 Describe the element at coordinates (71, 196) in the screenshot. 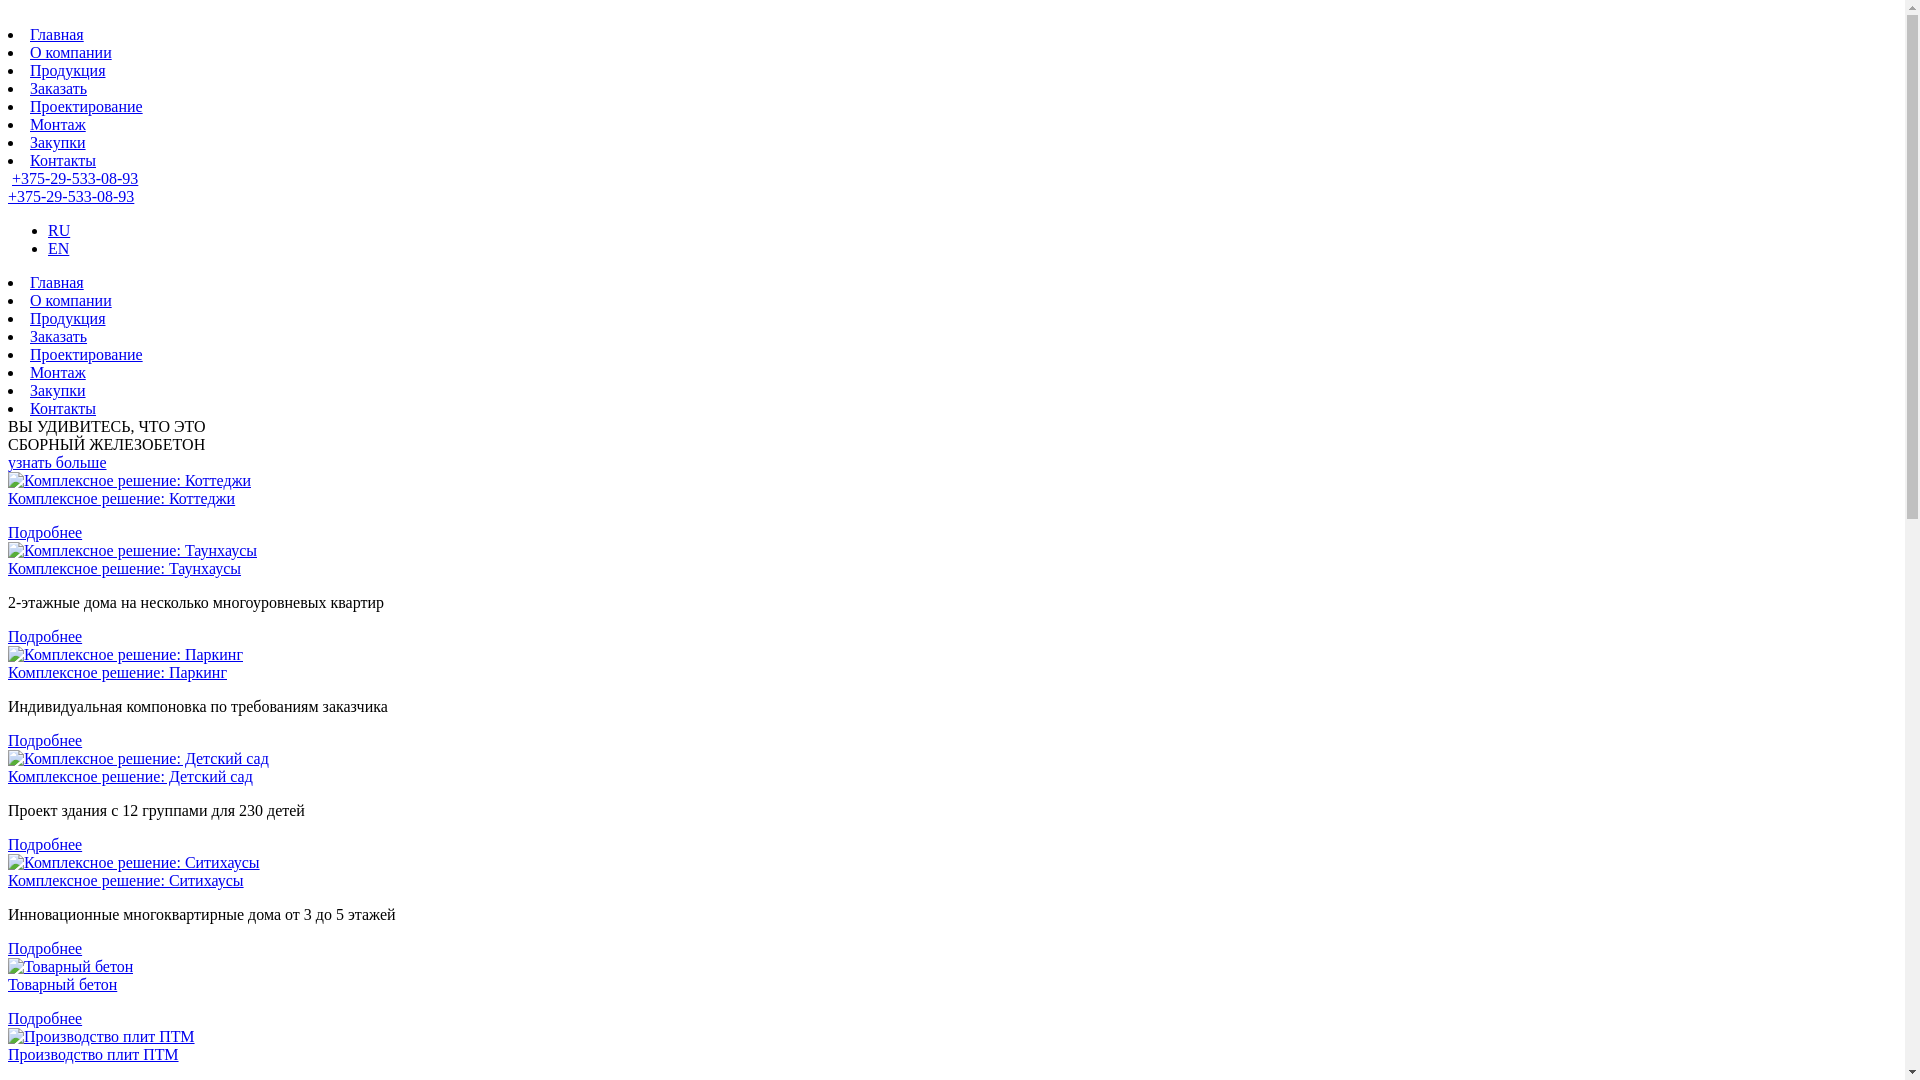

I see `'+375-29-533-08-93'` at that location.